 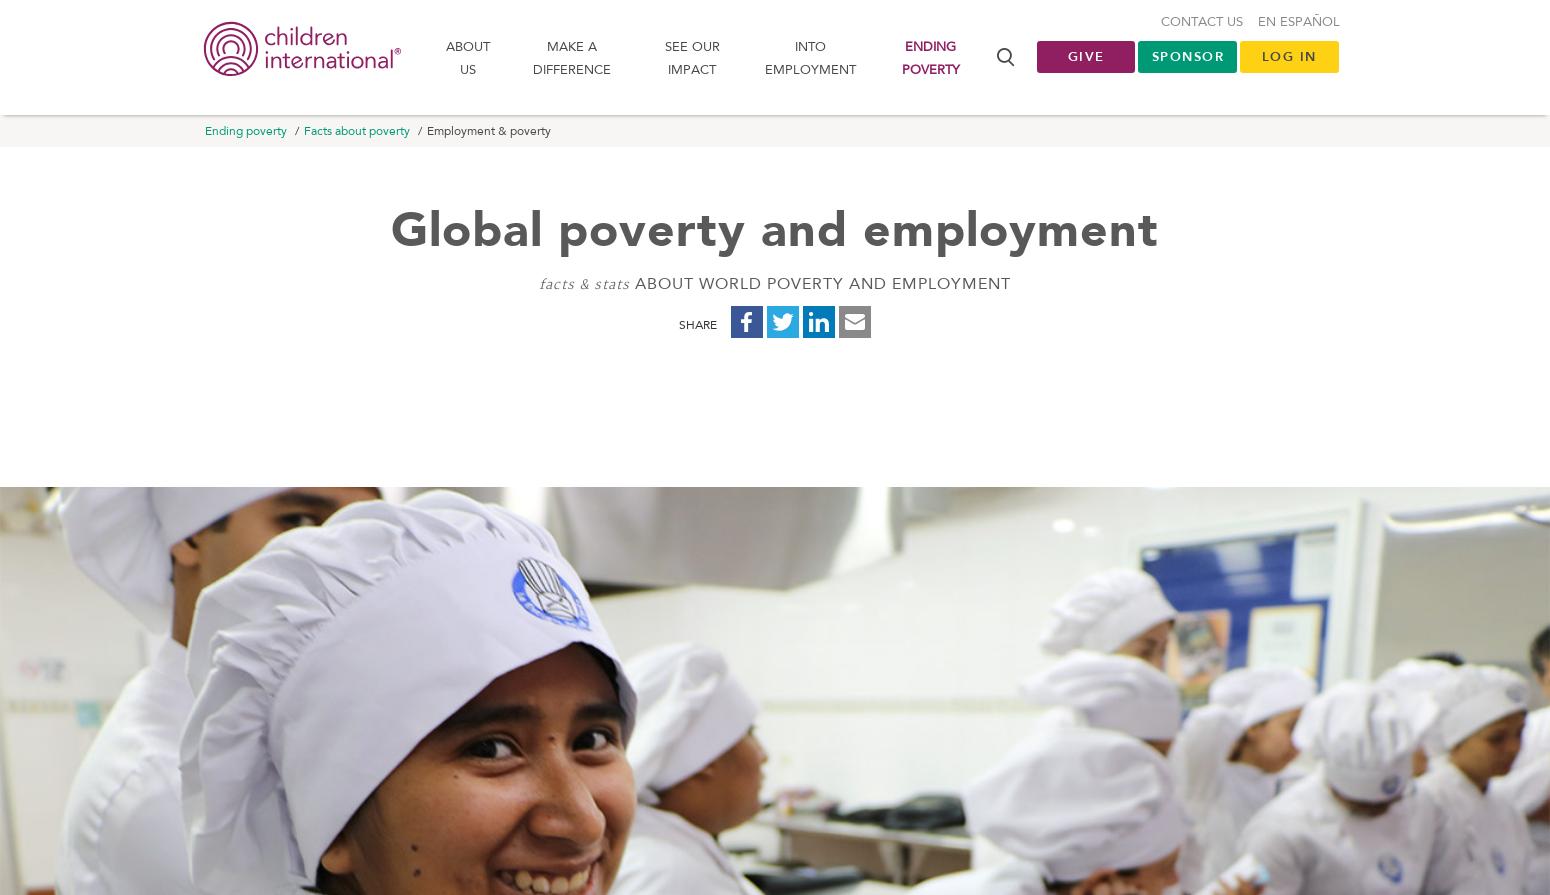 What do you see at coordinates (1150, 60) in the screenshot?
I see `'Sponsor'` at bounding box center [1150, 60].